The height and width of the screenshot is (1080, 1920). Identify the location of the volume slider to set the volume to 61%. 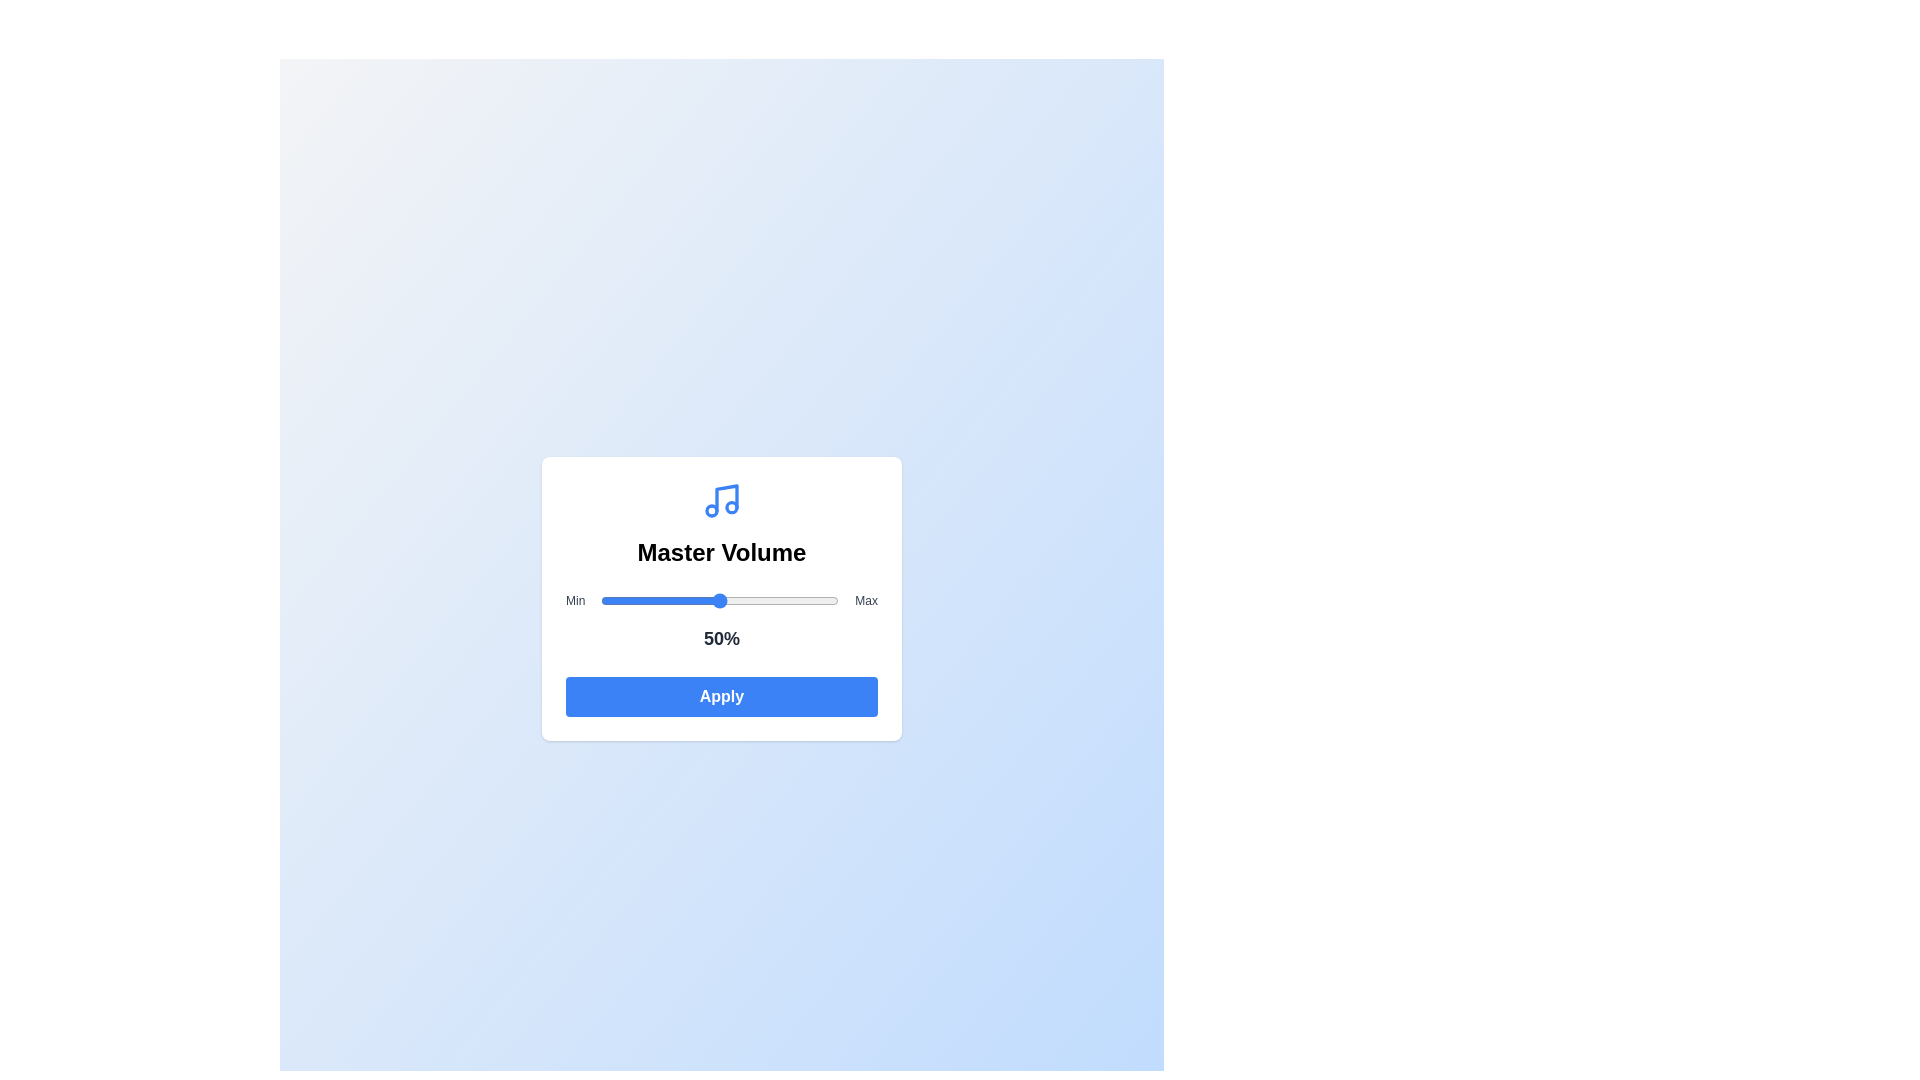
(745, 600).